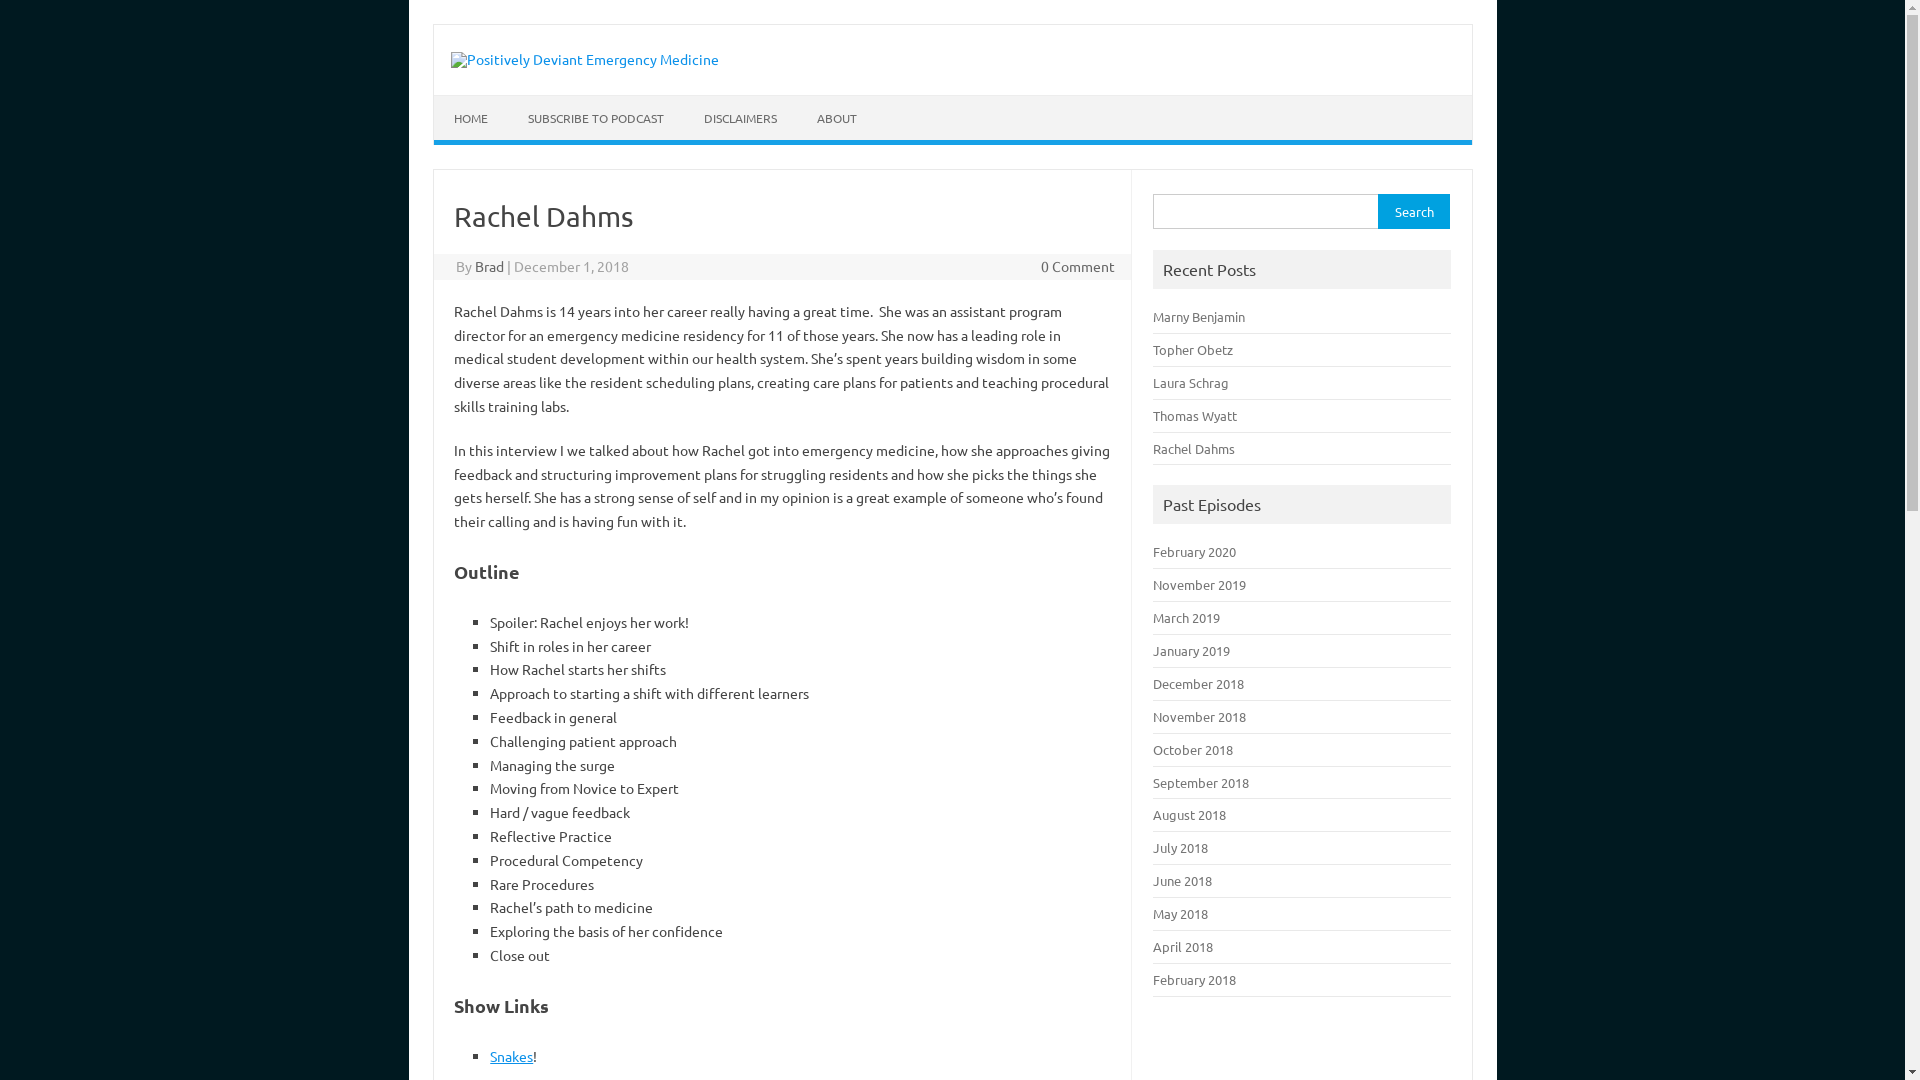  What do you see at coordinates (1191, 650) in the screenshot?
I see `'January 2019'` at bounding box center [1191, 650].